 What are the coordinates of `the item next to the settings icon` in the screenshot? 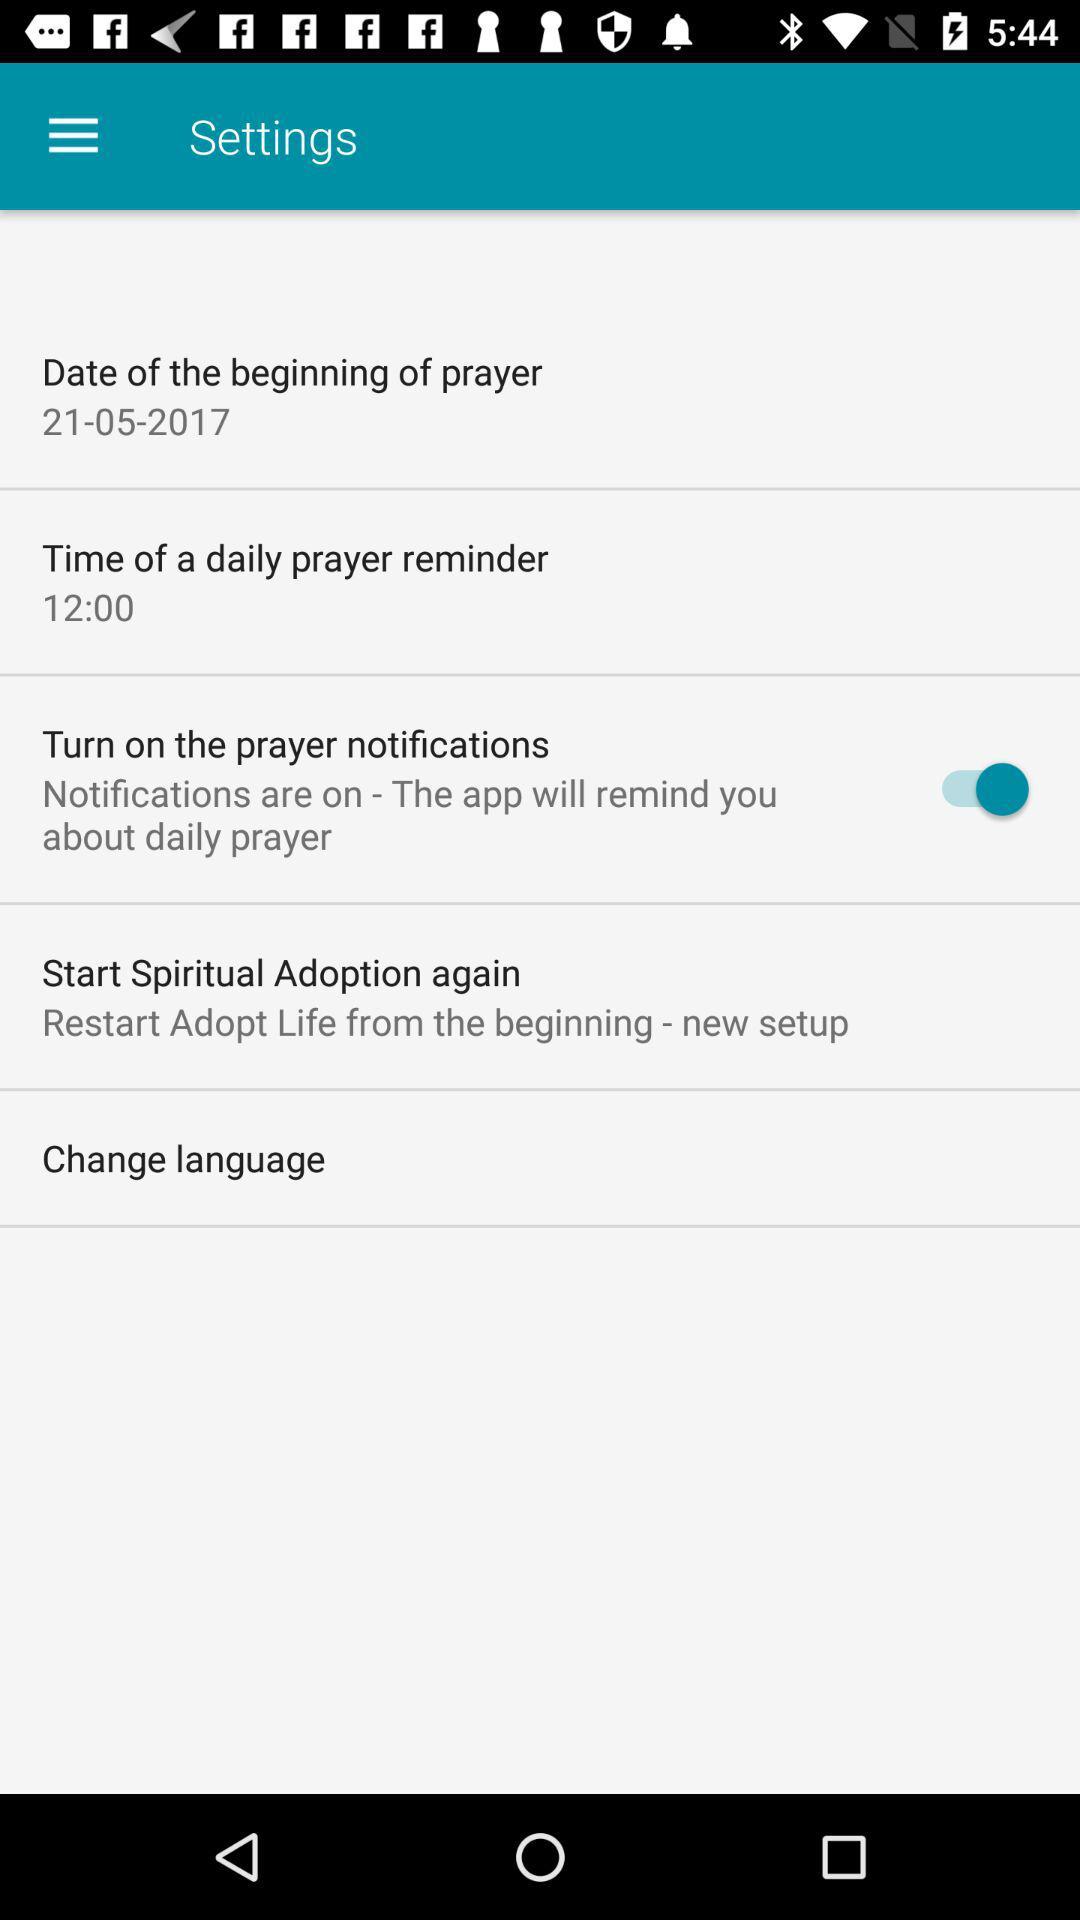 It's located at (72, 135).